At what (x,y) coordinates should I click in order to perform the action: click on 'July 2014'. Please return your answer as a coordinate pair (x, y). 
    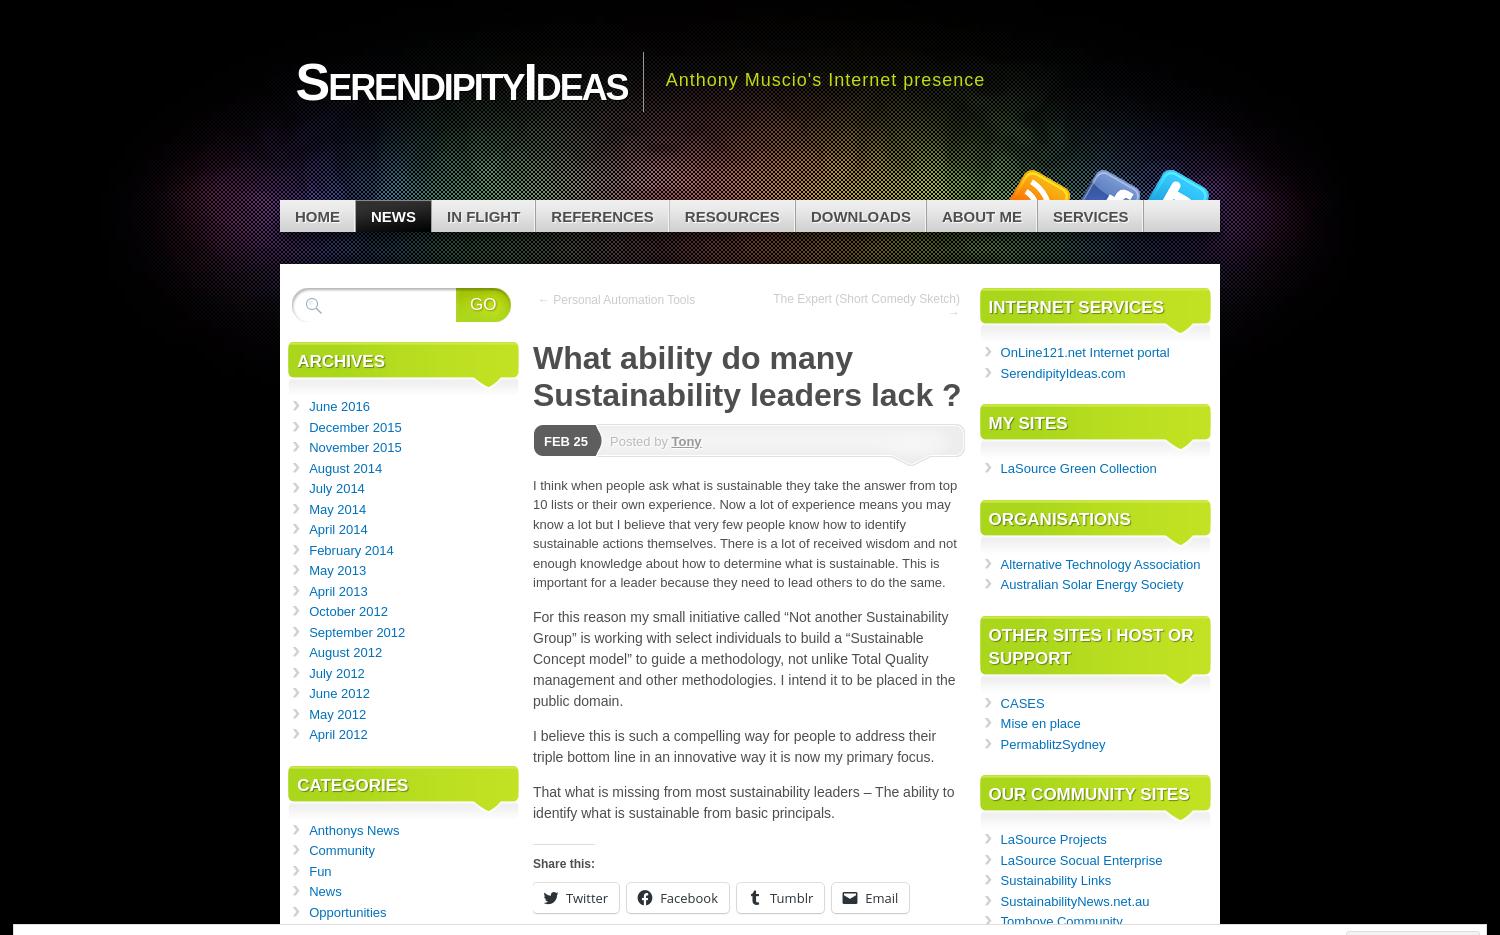
    Looking at the image, I should click on (335, 488).